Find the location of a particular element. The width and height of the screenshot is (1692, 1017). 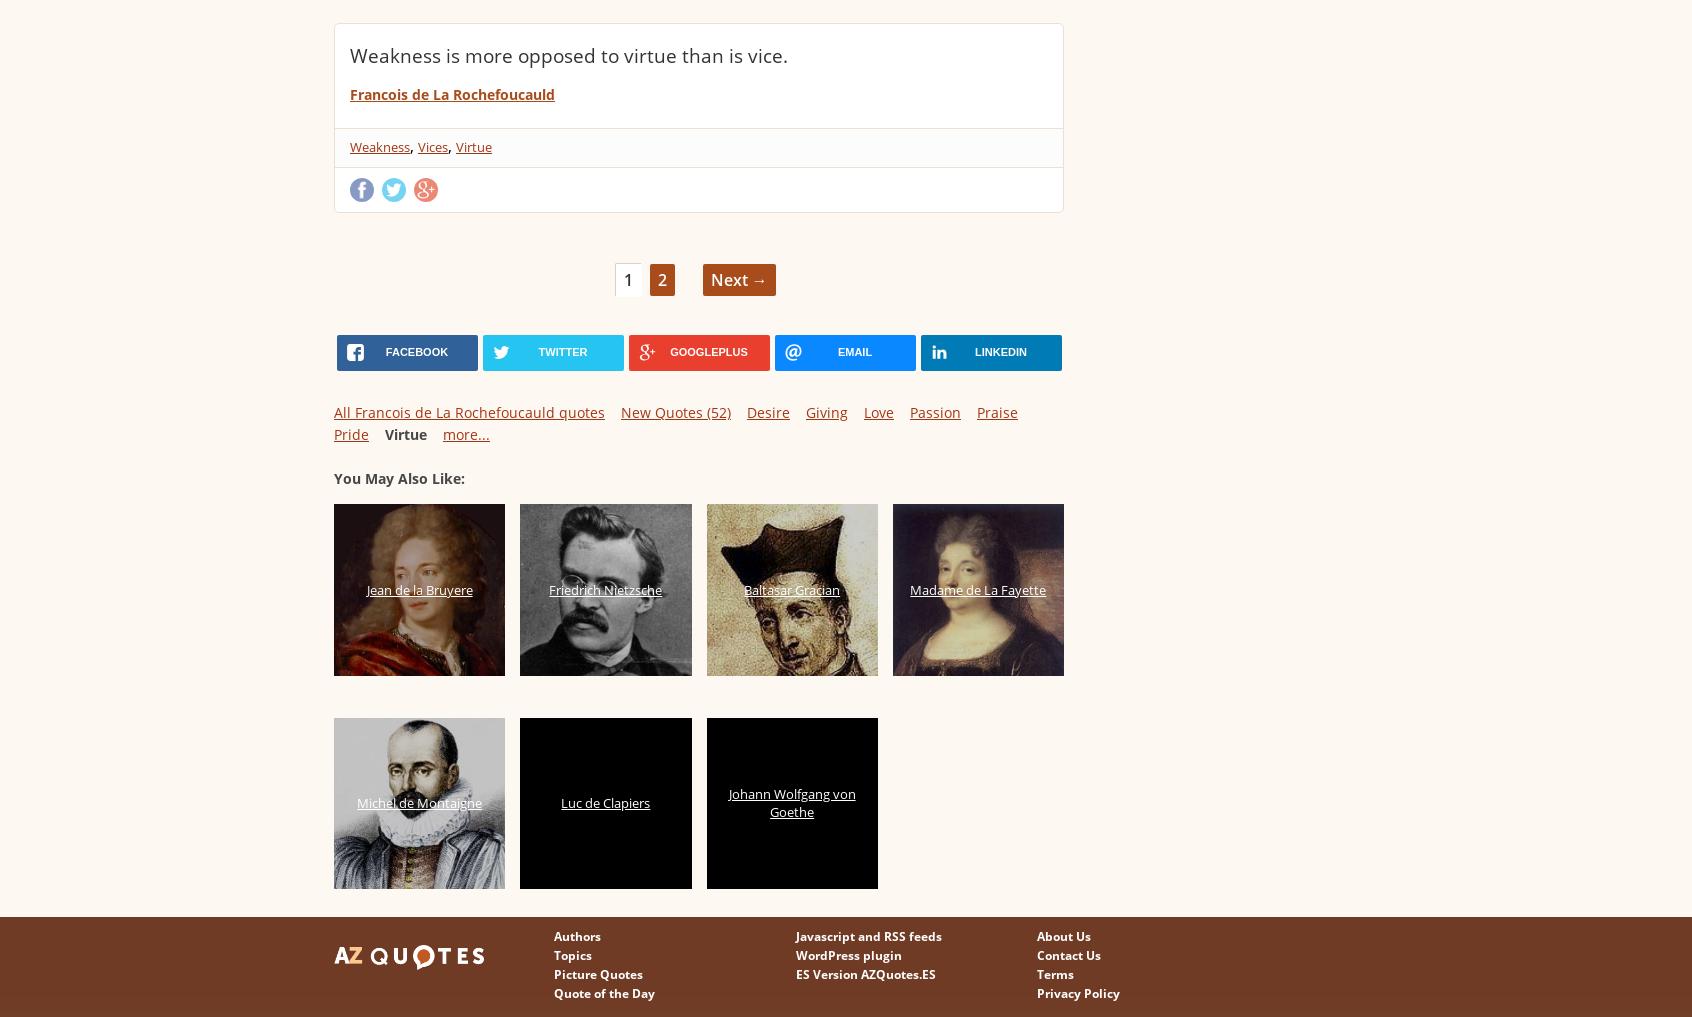

'more...' is located at coordinates (441, 434).